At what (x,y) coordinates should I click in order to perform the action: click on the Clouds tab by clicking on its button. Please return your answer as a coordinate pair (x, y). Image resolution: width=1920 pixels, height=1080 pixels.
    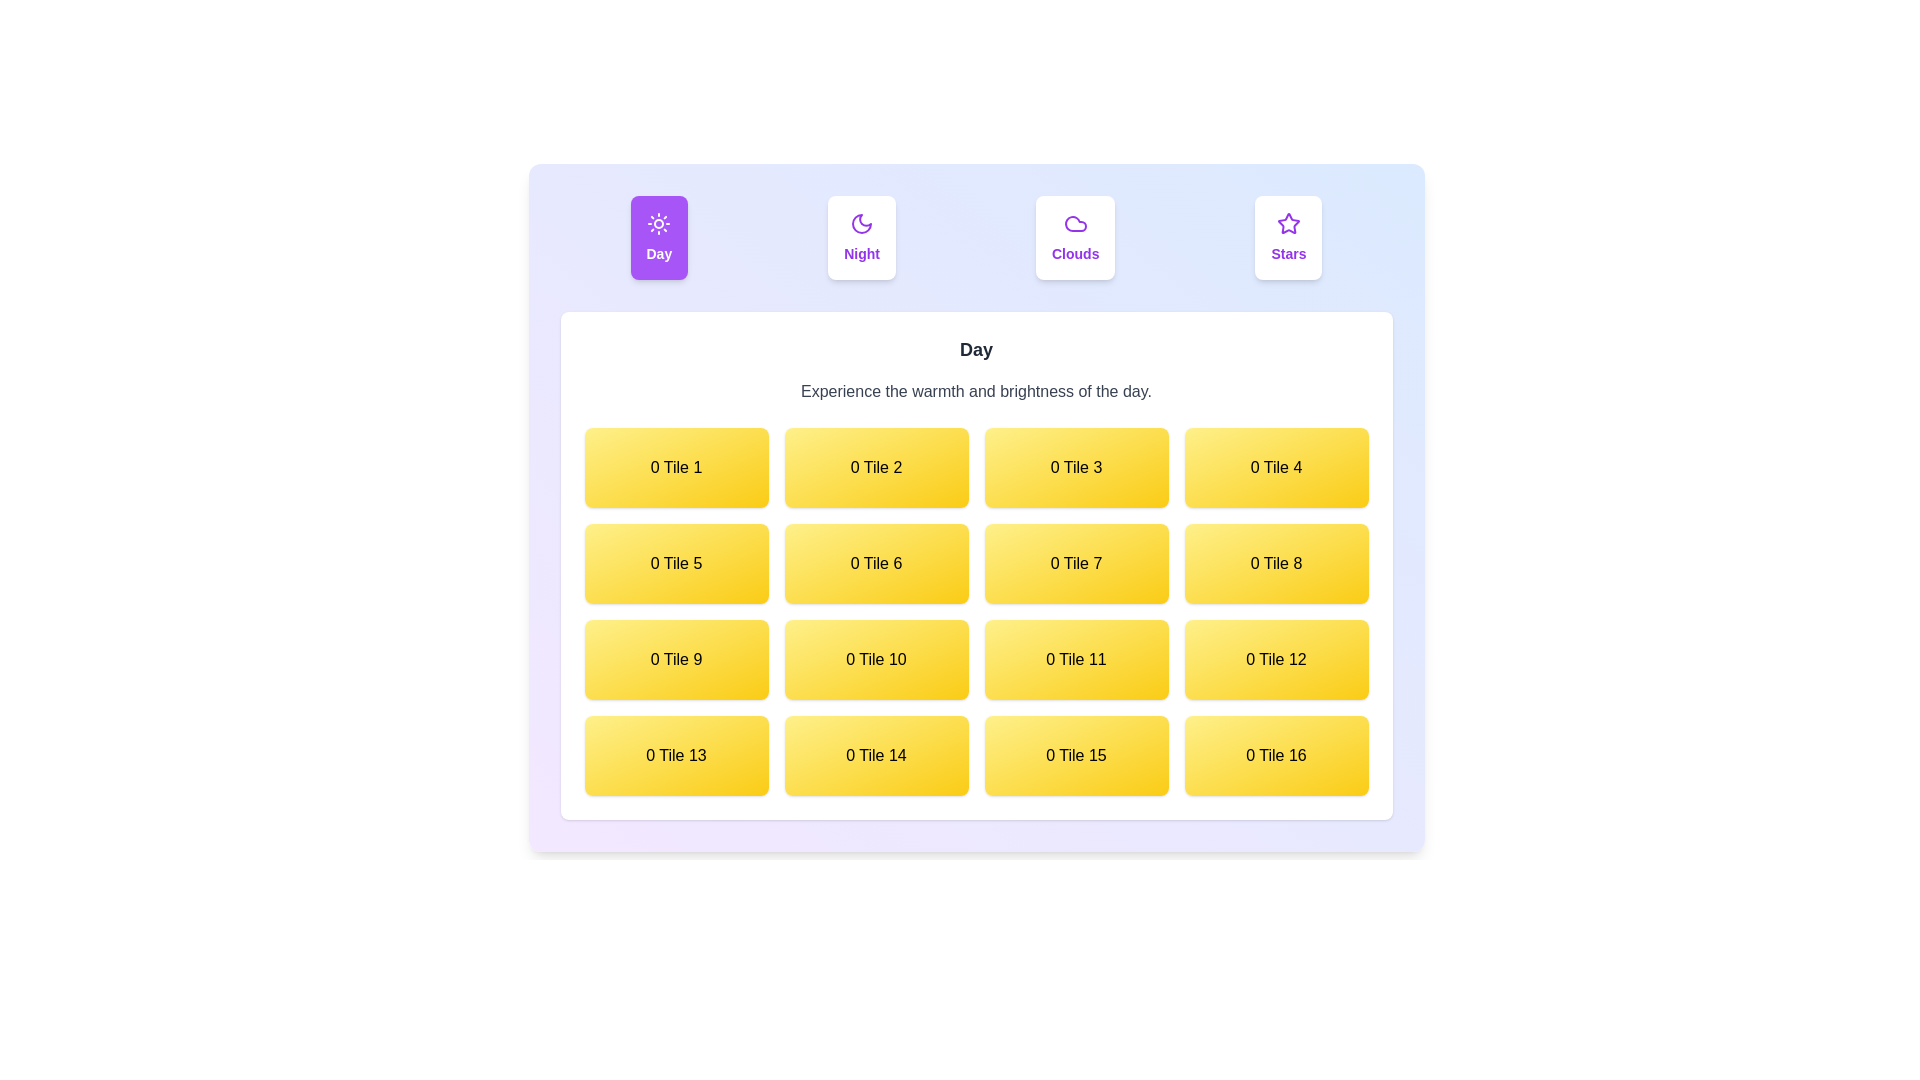
    Looking at the image, I should click on (1074, 237).